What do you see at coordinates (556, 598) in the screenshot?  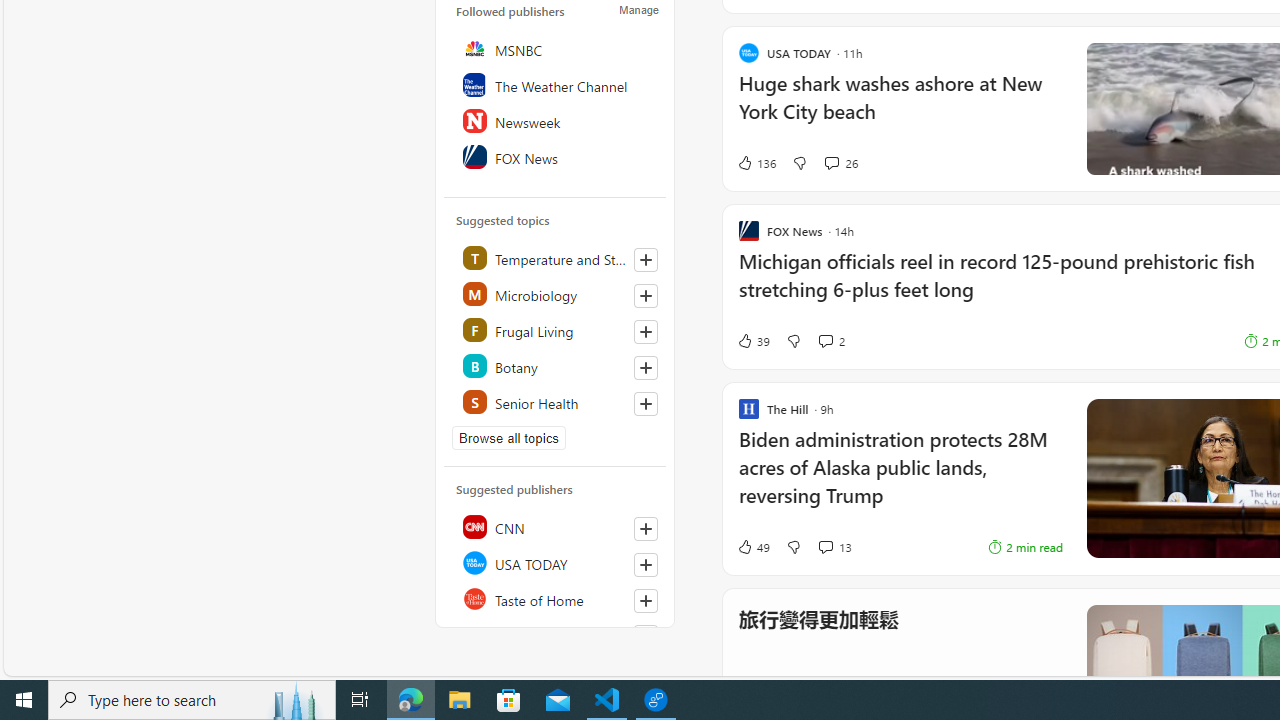 I see `'Taste of Home'` at bounding box center [556, 598].